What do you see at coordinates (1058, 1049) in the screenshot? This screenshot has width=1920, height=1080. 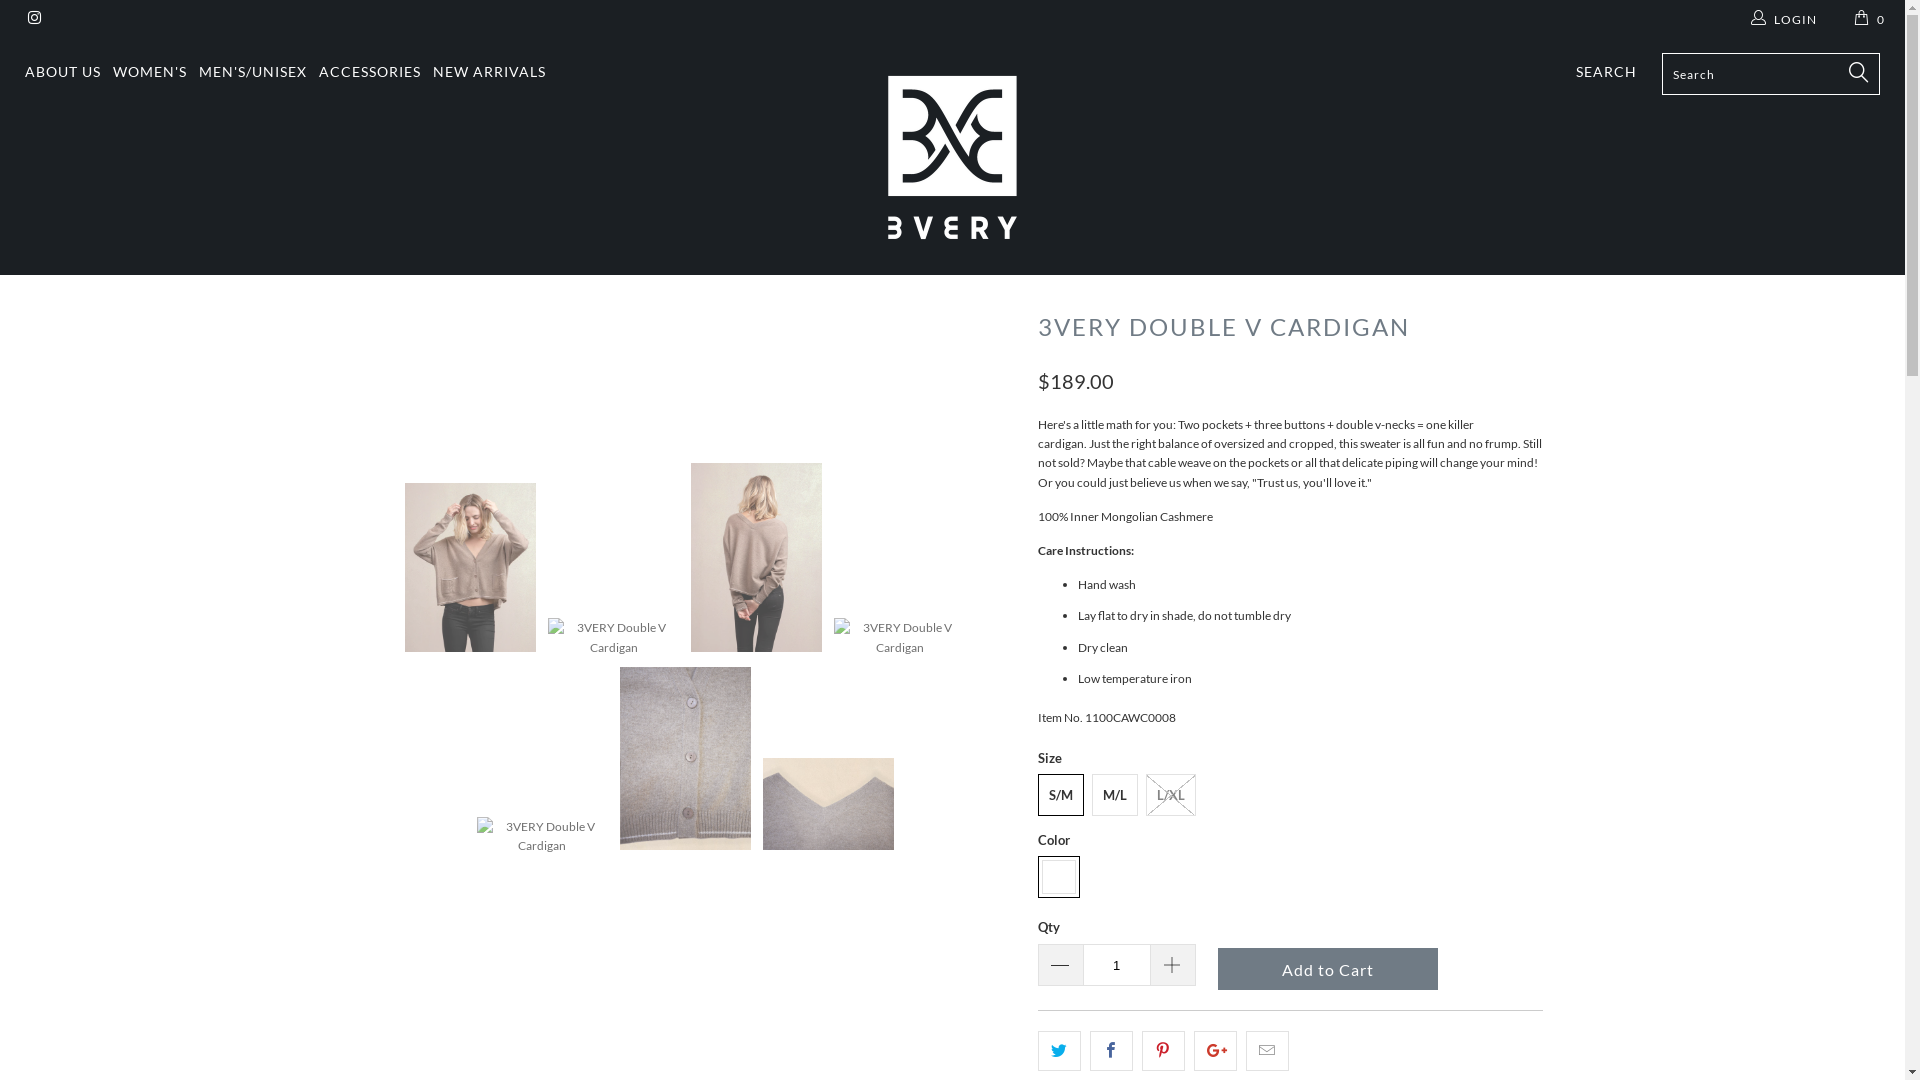 I see `'Share this on Twitter'` at bounding box center [1058, 1049].